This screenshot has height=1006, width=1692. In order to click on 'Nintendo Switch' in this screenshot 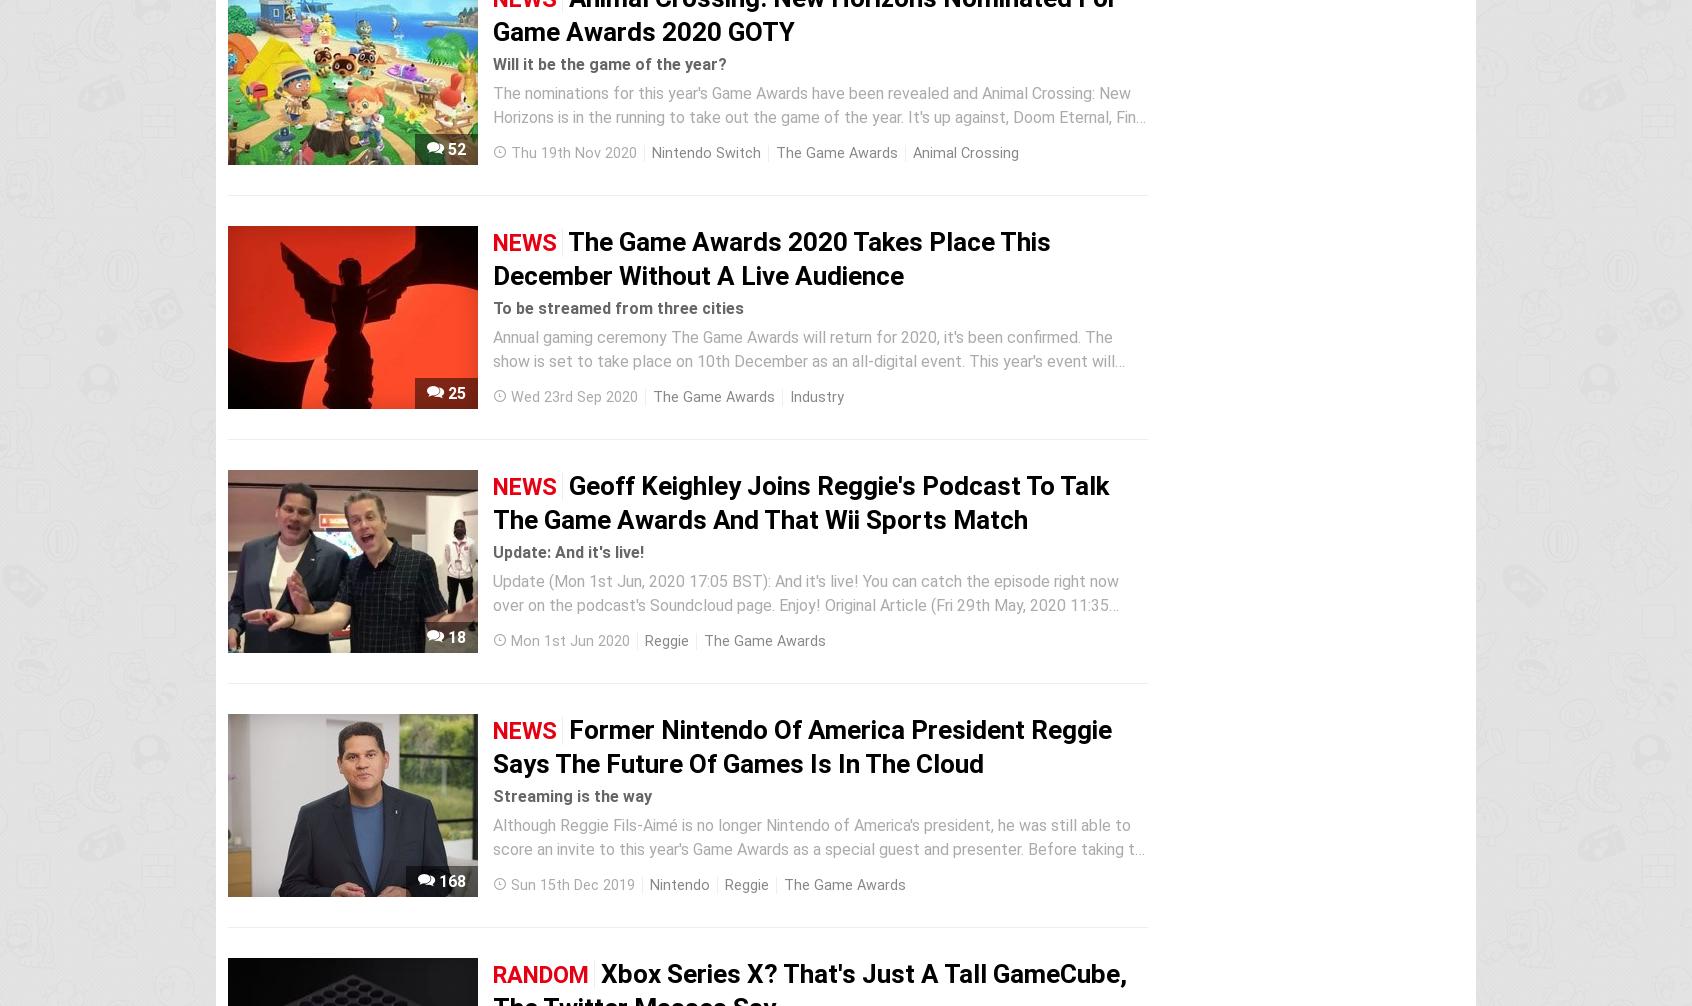, I will do `click(651, 153)`.